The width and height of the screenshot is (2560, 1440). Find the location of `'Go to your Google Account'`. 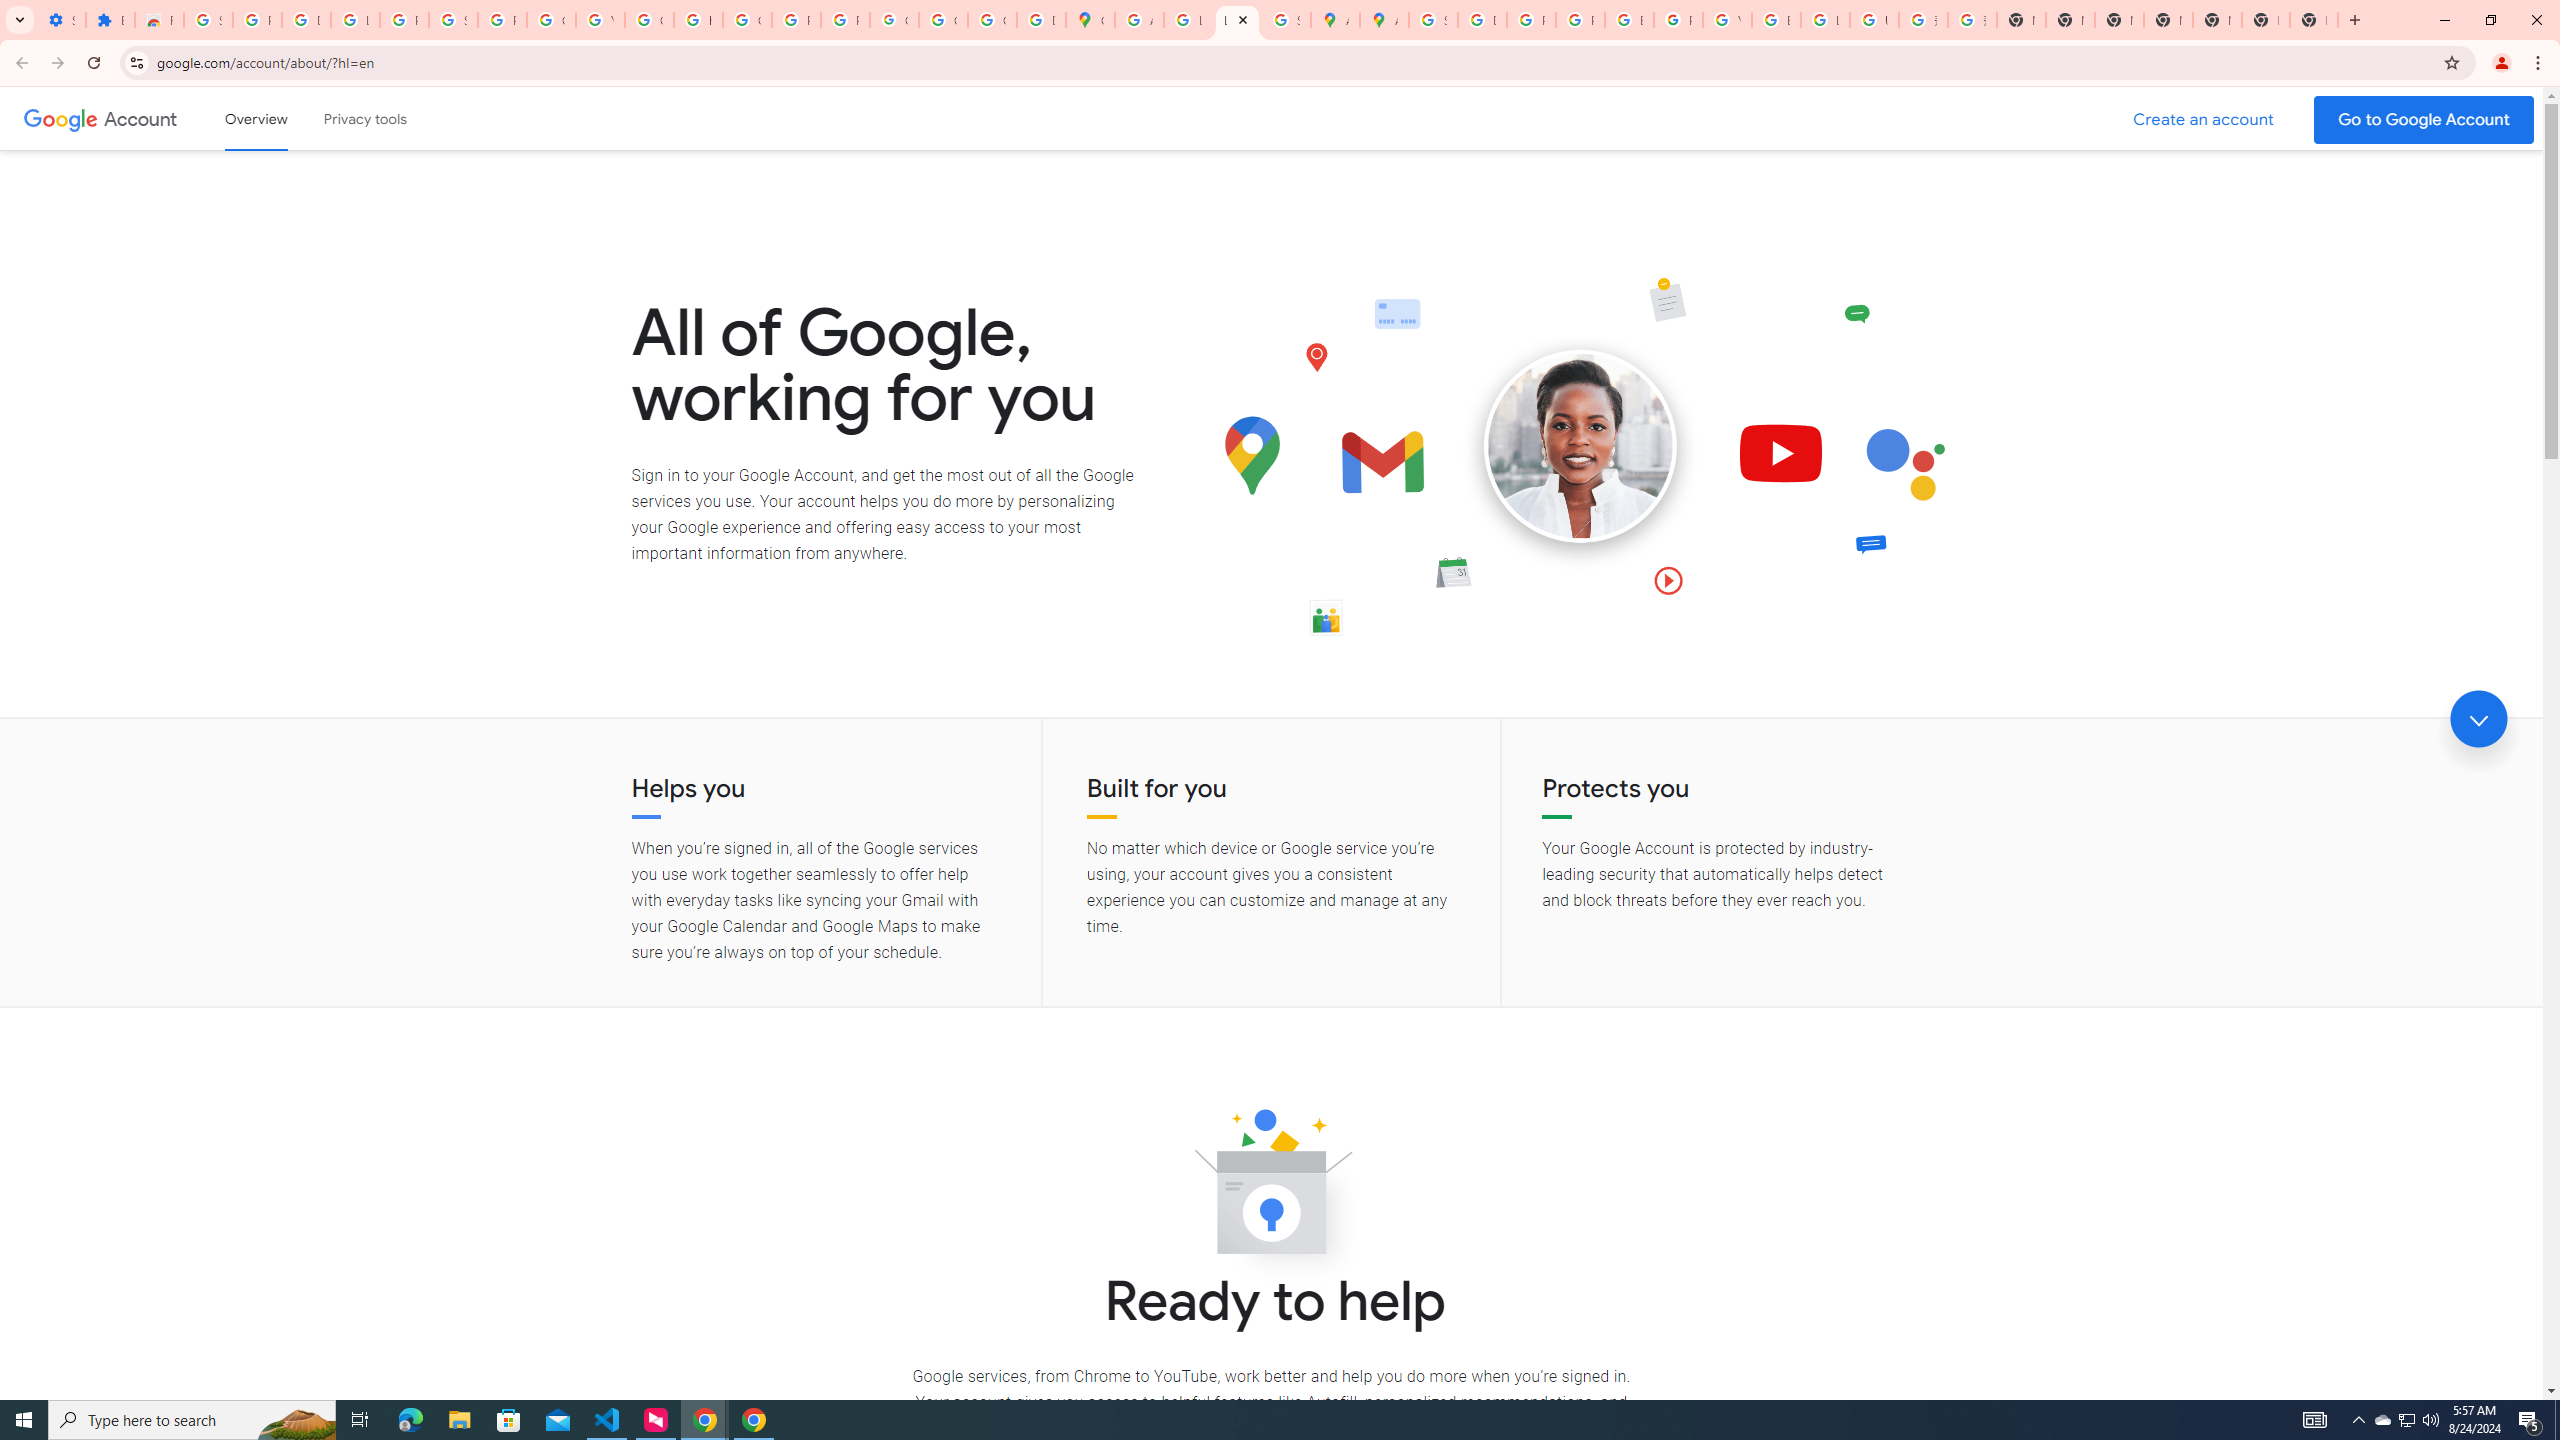

'Go to your Google Account' is located at coordinates (2424, 119).